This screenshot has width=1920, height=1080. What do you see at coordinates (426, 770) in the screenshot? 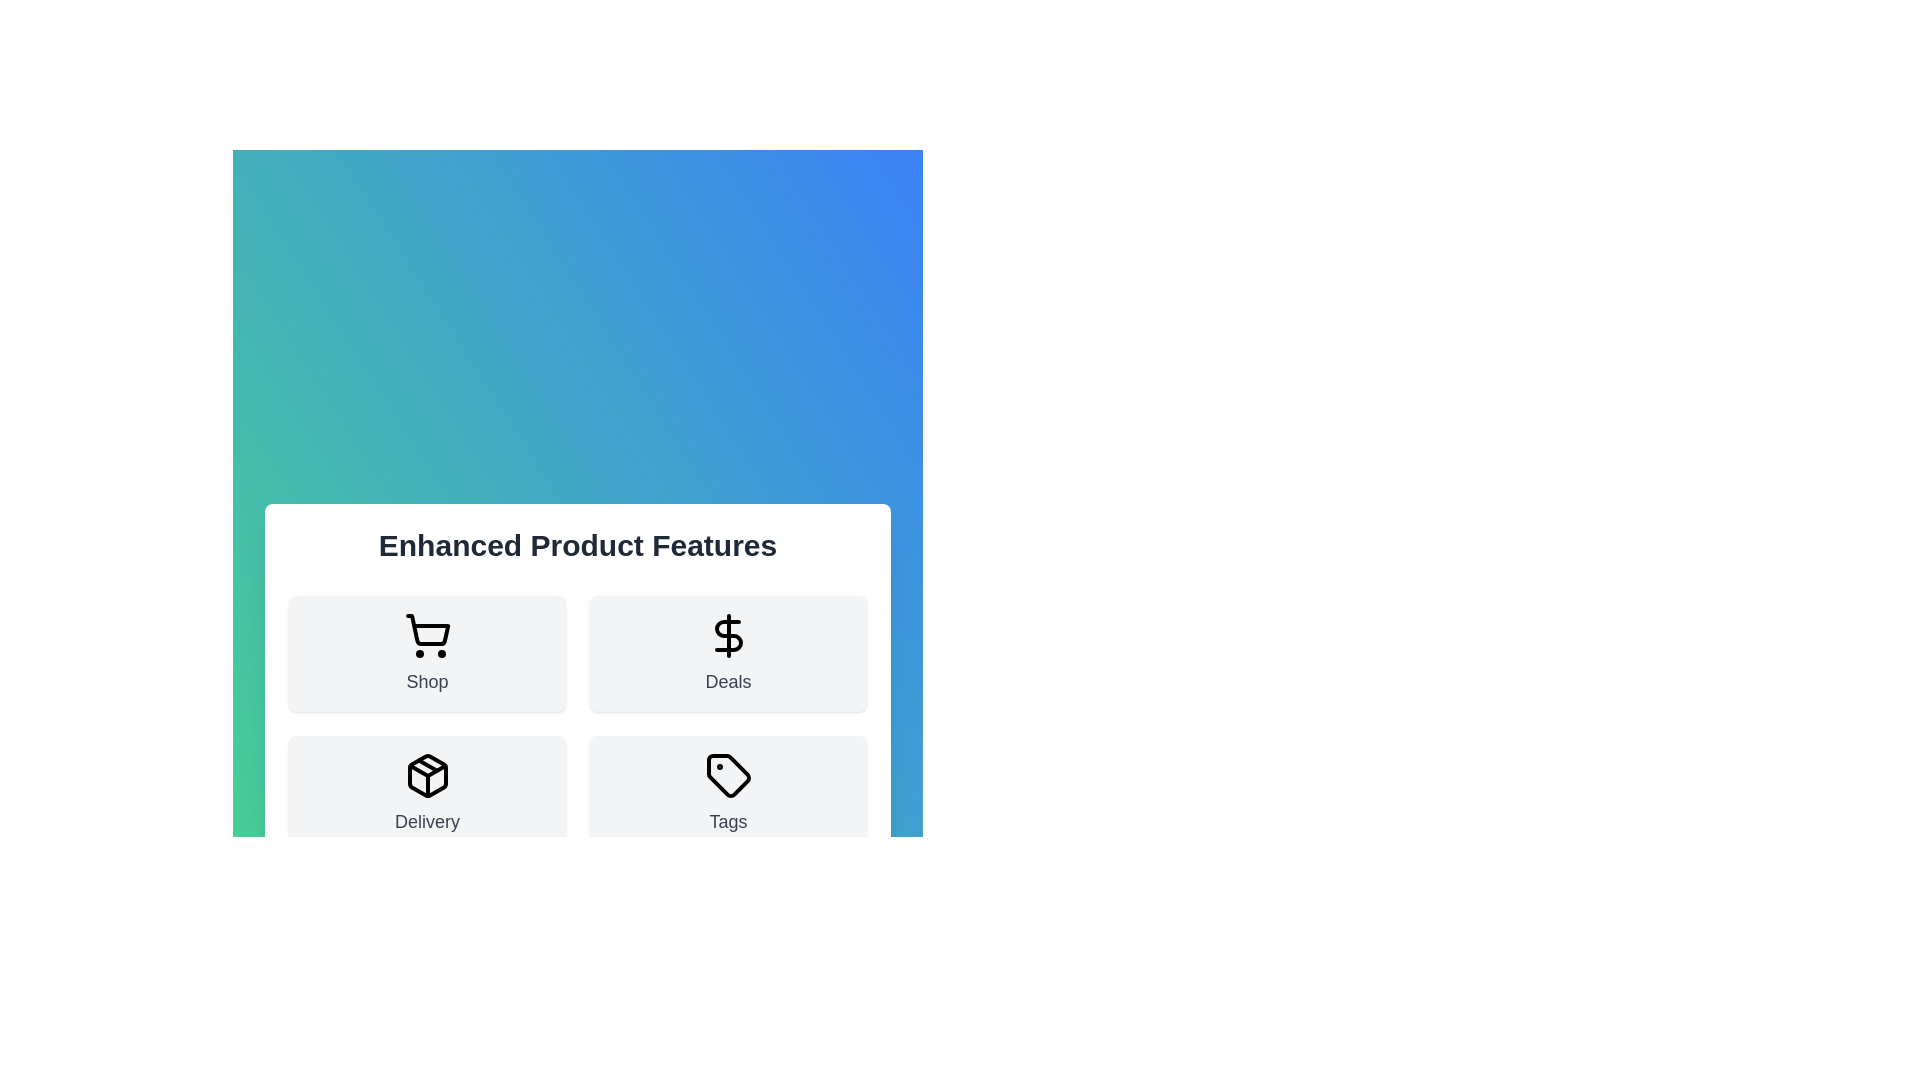
I see `the graphical icon fragment representing the 'Delivery' feature in the 'Enhanced Product Features' section, located at the center bottom of the package icon` at bounding box center [426, 770].